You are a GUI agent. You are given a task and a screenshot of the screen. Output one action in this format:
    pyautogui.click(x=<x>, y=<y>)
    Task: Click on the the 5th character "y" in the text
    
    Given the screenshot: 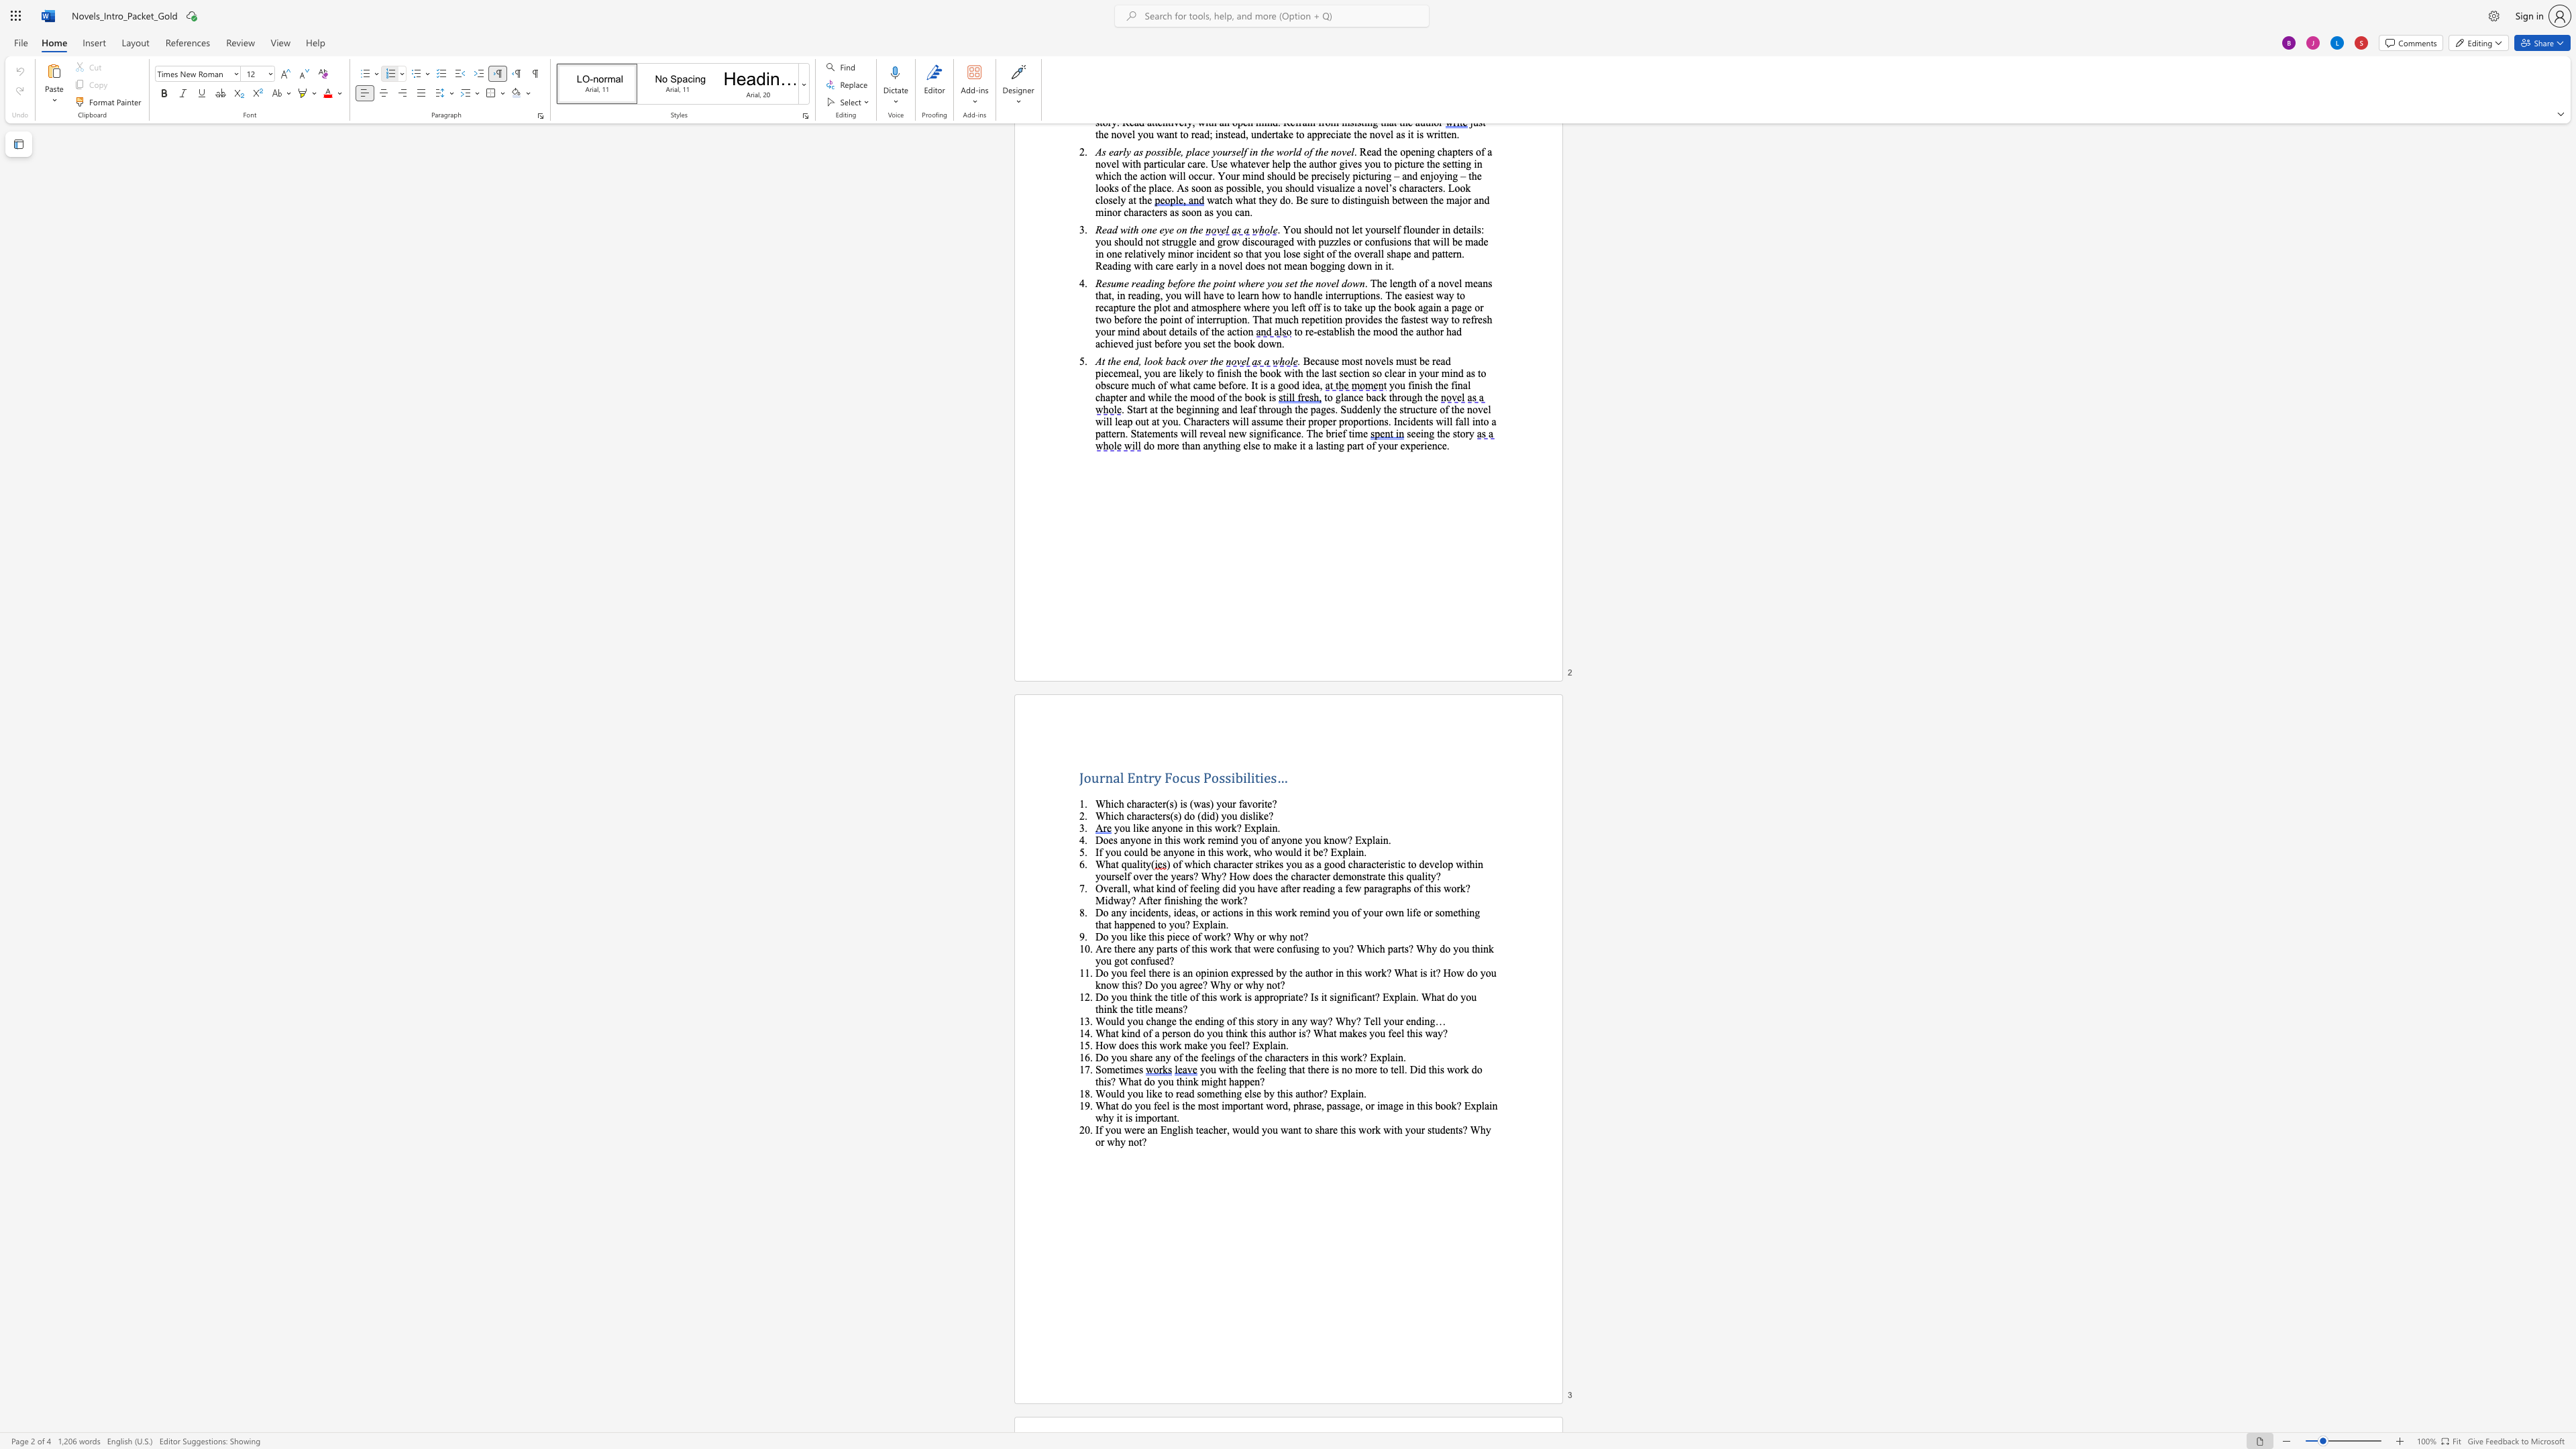 What is the action you would take?
    pyautogui.click(x=1352, y=1020)
    